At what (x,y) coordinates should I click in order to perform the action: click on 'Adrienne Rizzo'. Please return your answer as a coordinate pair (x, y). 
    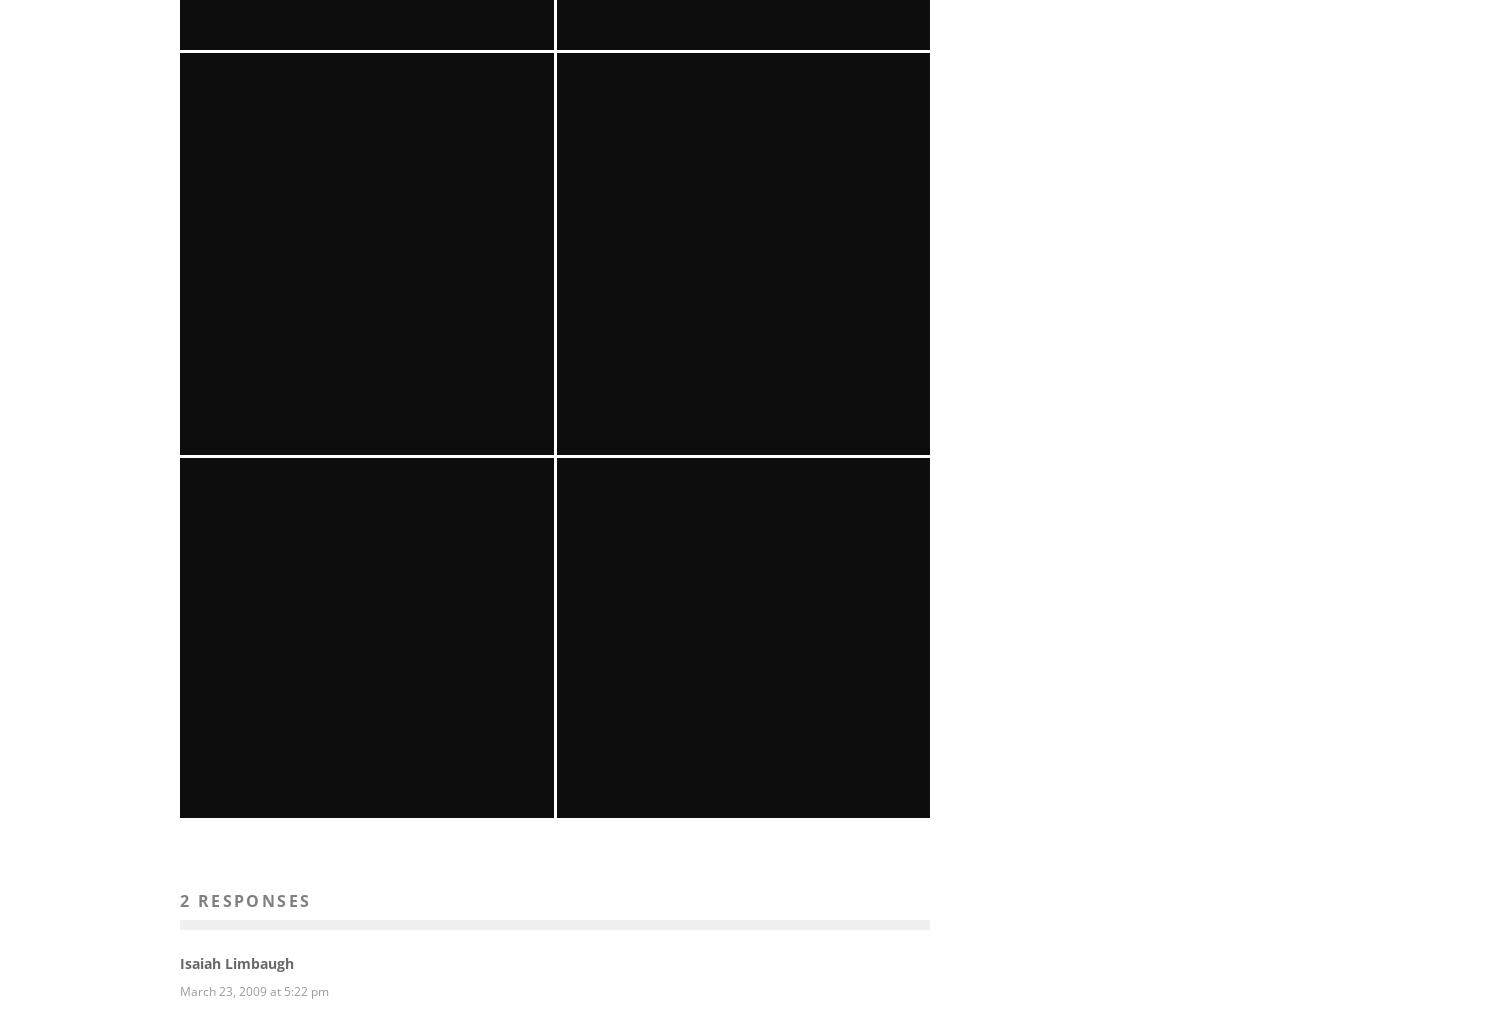
    Looking at the image, I should click on (701, 555).